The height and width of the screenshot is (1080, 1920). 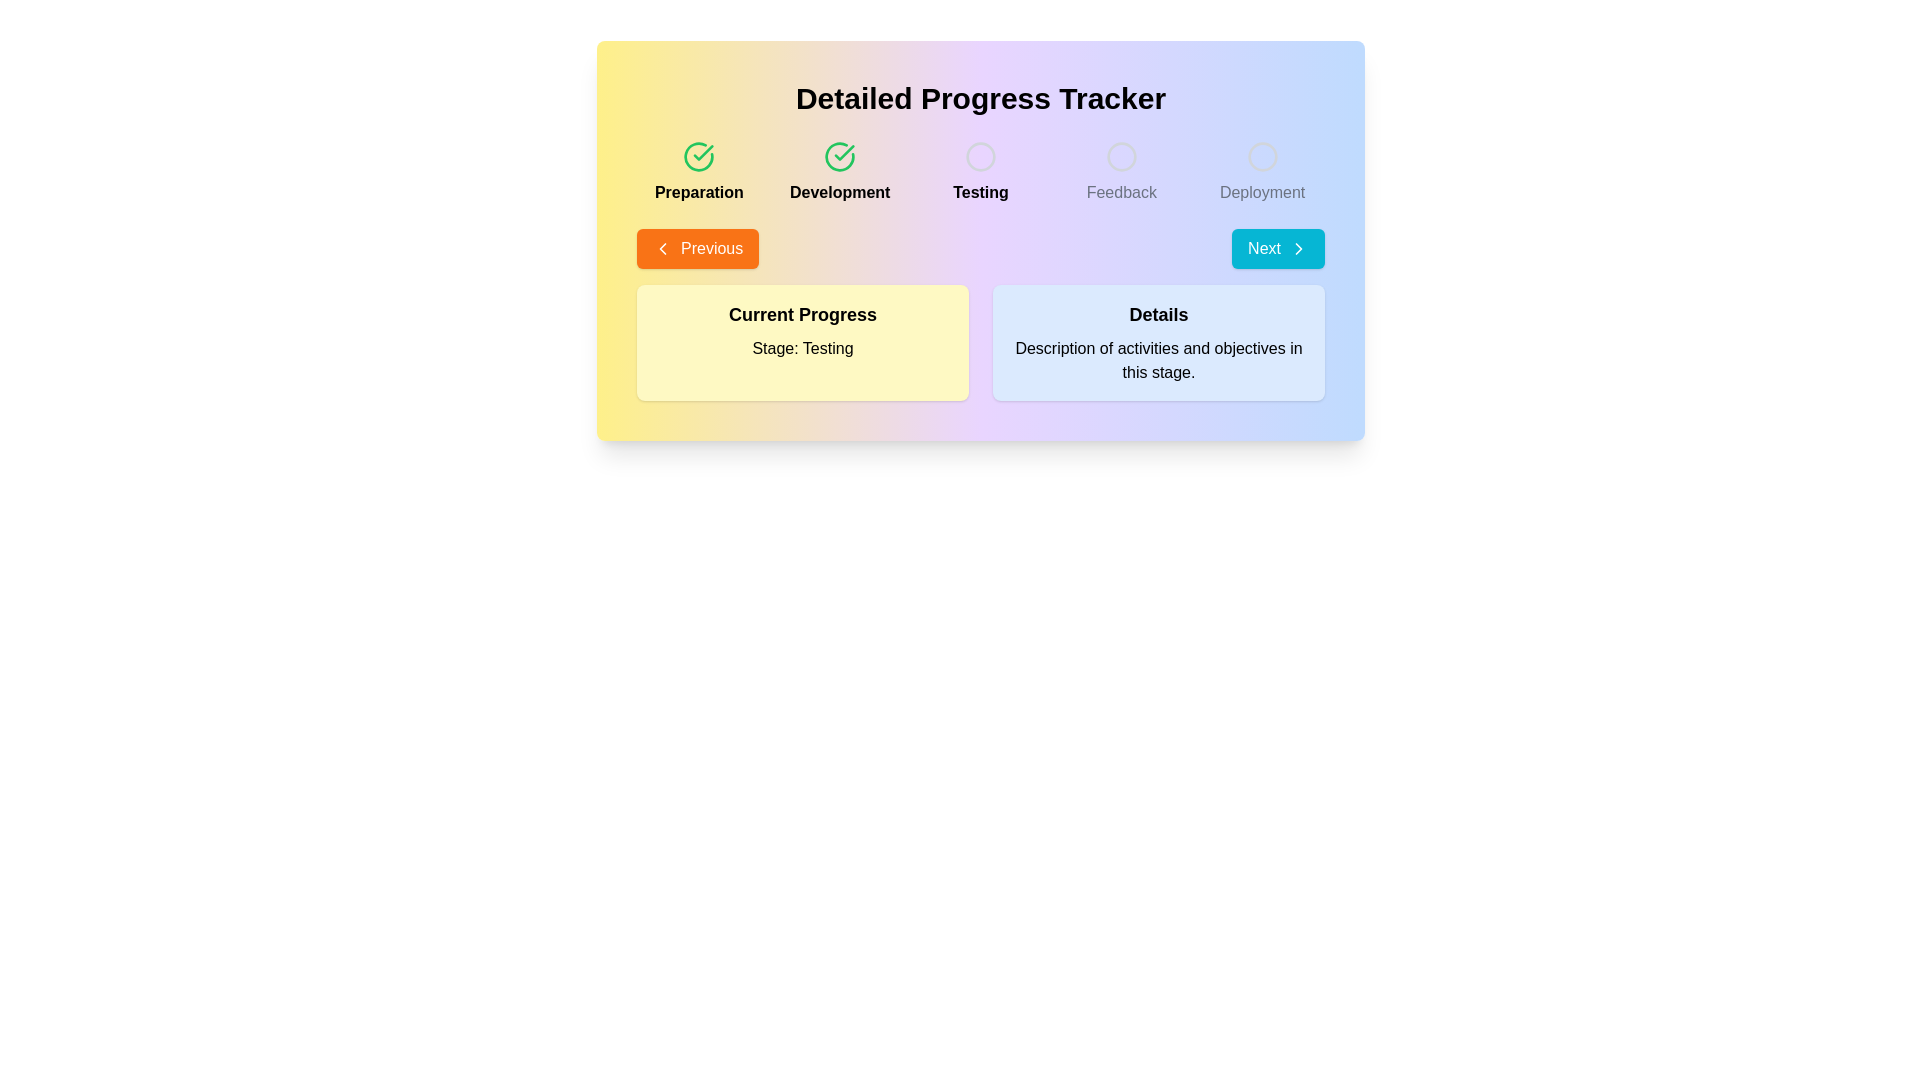 I want to click on the chevron-shaped arrow icon pointing to the right, which is located adjacent to the 'Next' button text in the bottom right area of the central card, so click(x=1299, y=248).